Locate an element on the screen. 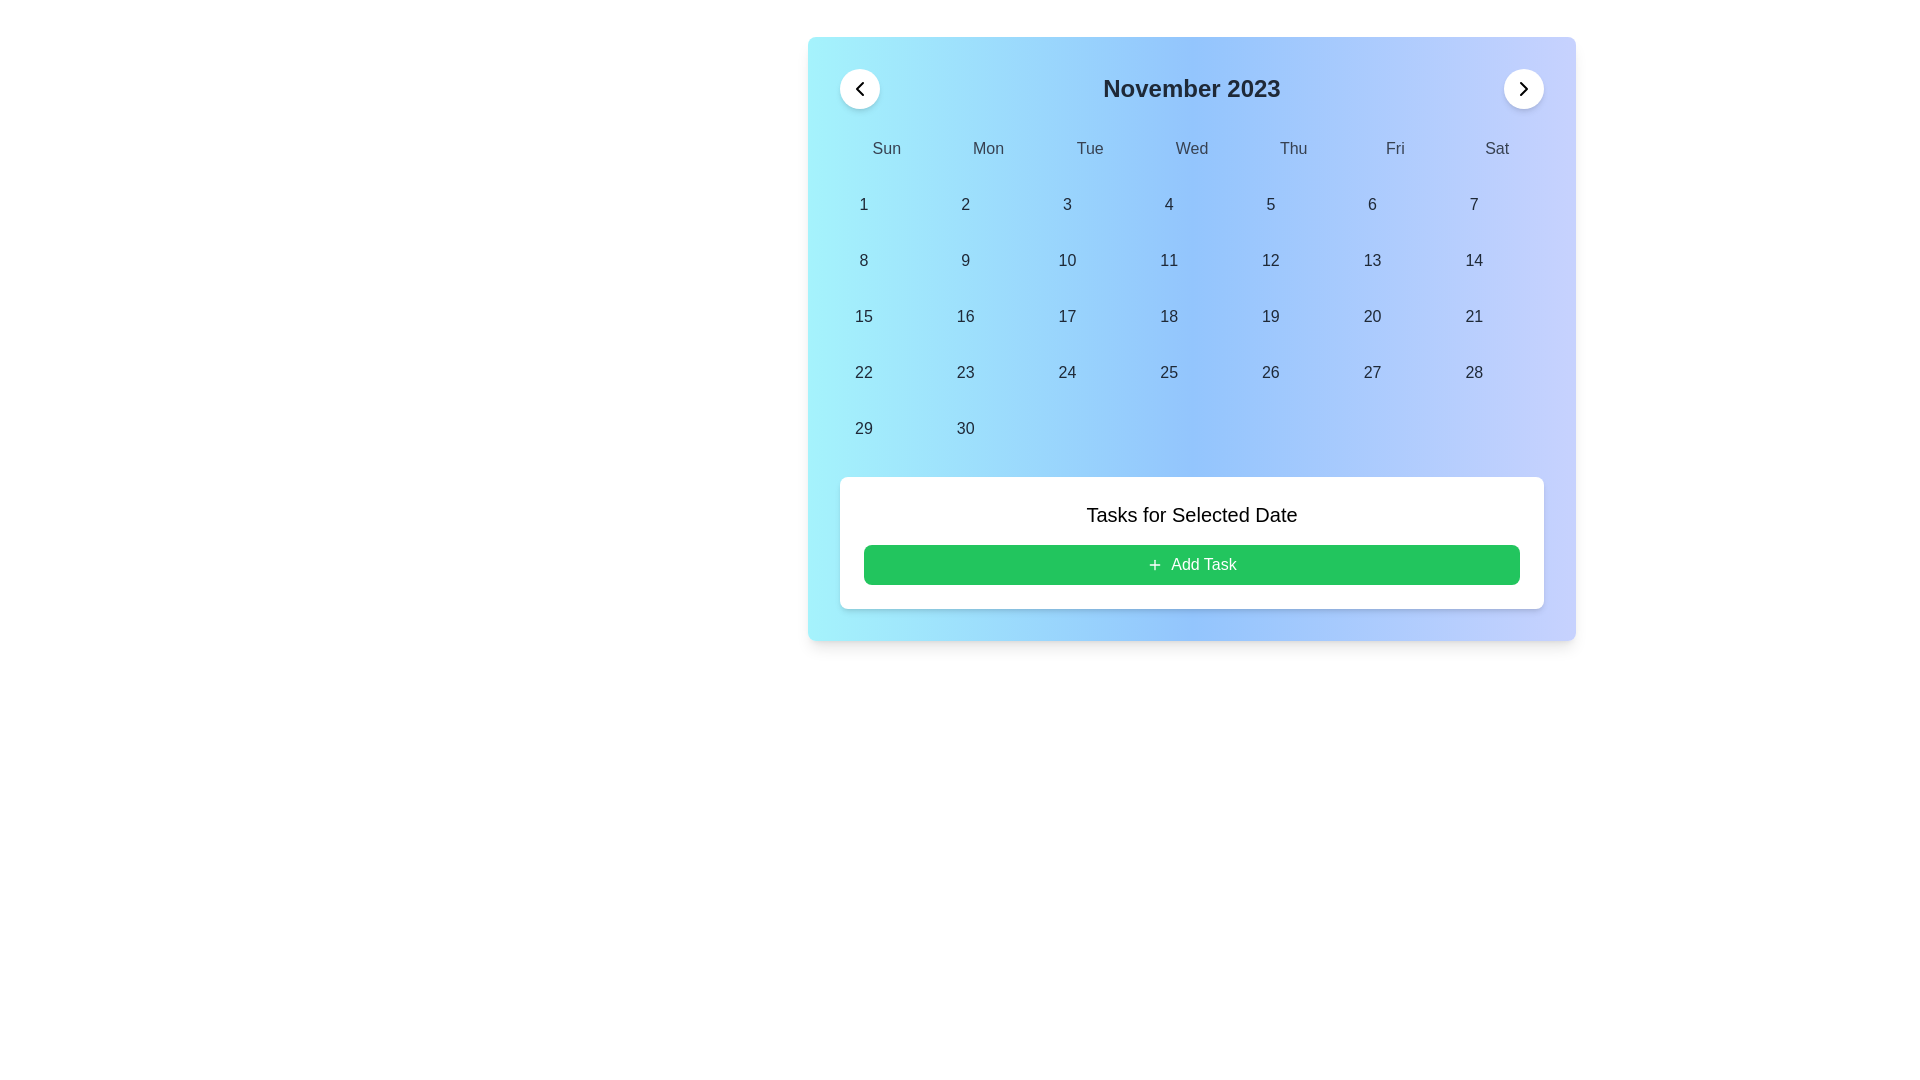  the Text Label Group displaying the days of the week, which is styled with medium font weight and a gray color, located below the title 'November 2023' is located at coordinates (1191, 148).